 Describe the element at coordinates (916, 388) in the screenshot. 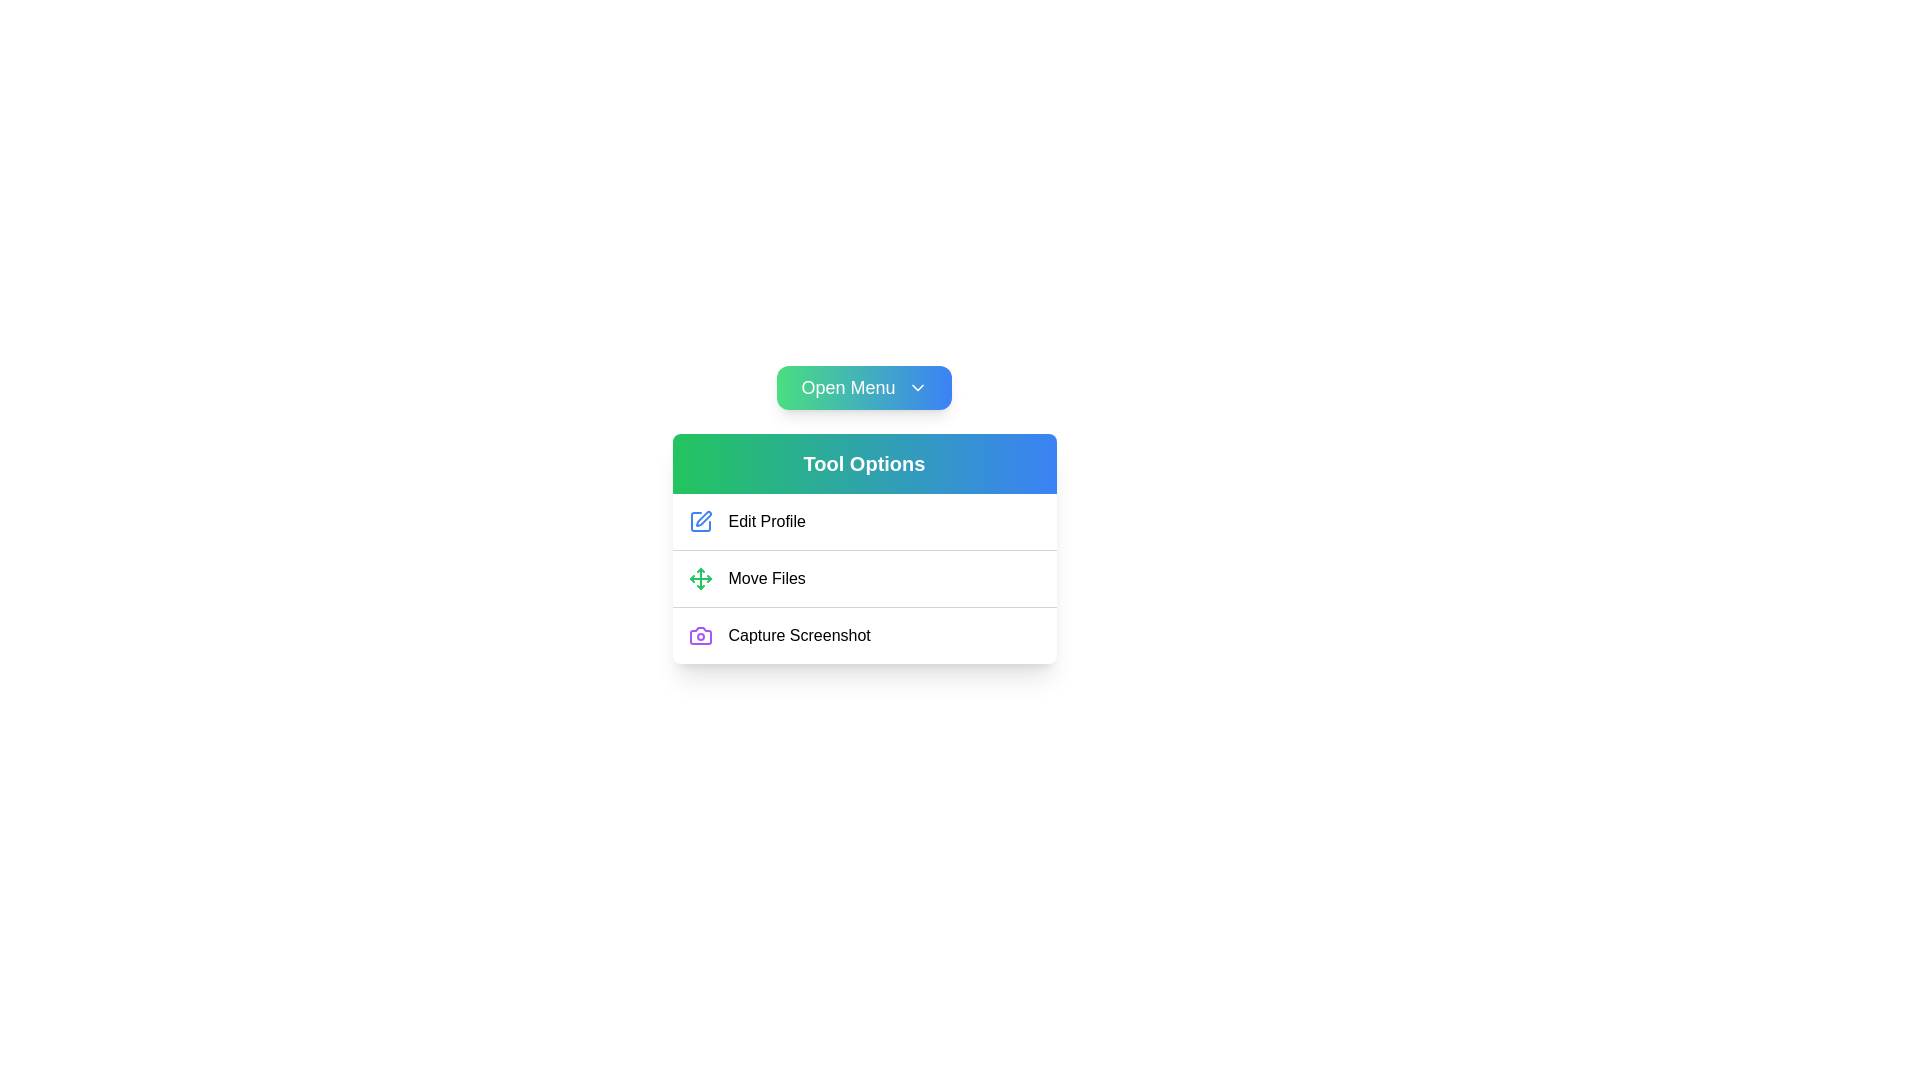

I see `the chevron/downward arrow icon located on the right side of the 'Open Menu' button to indicate that it can be clicked` at that location.